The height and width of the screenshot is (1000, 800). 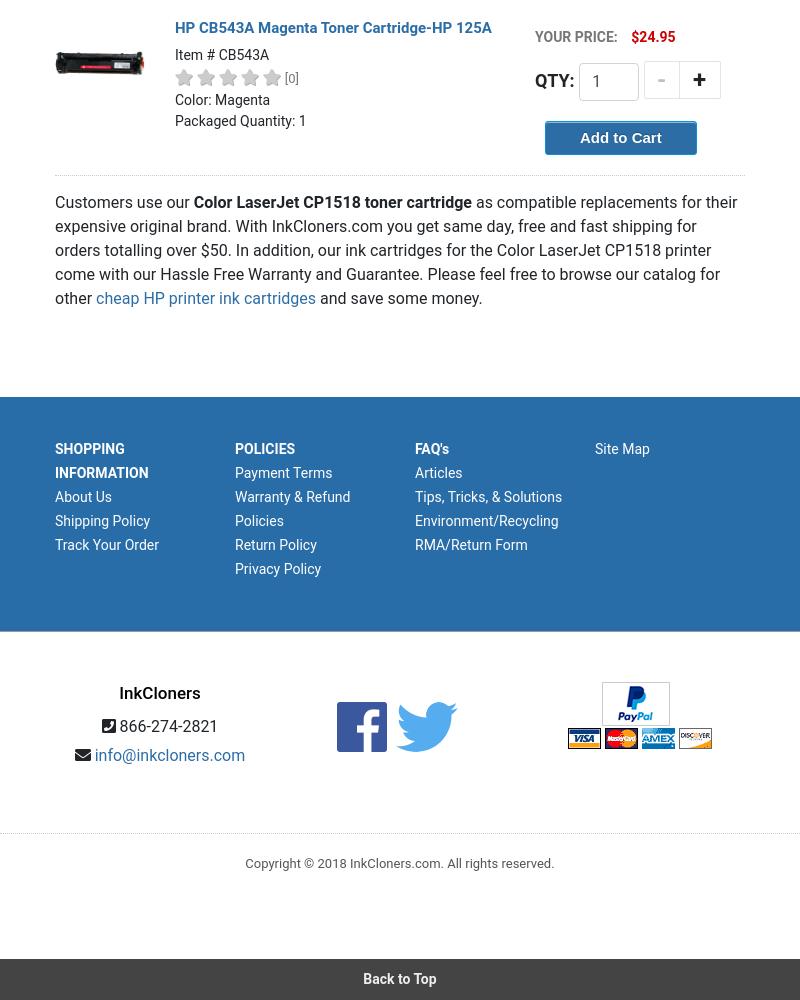 I want to click on 'Warranty & Refund Policies', so click(x=292, y=509).